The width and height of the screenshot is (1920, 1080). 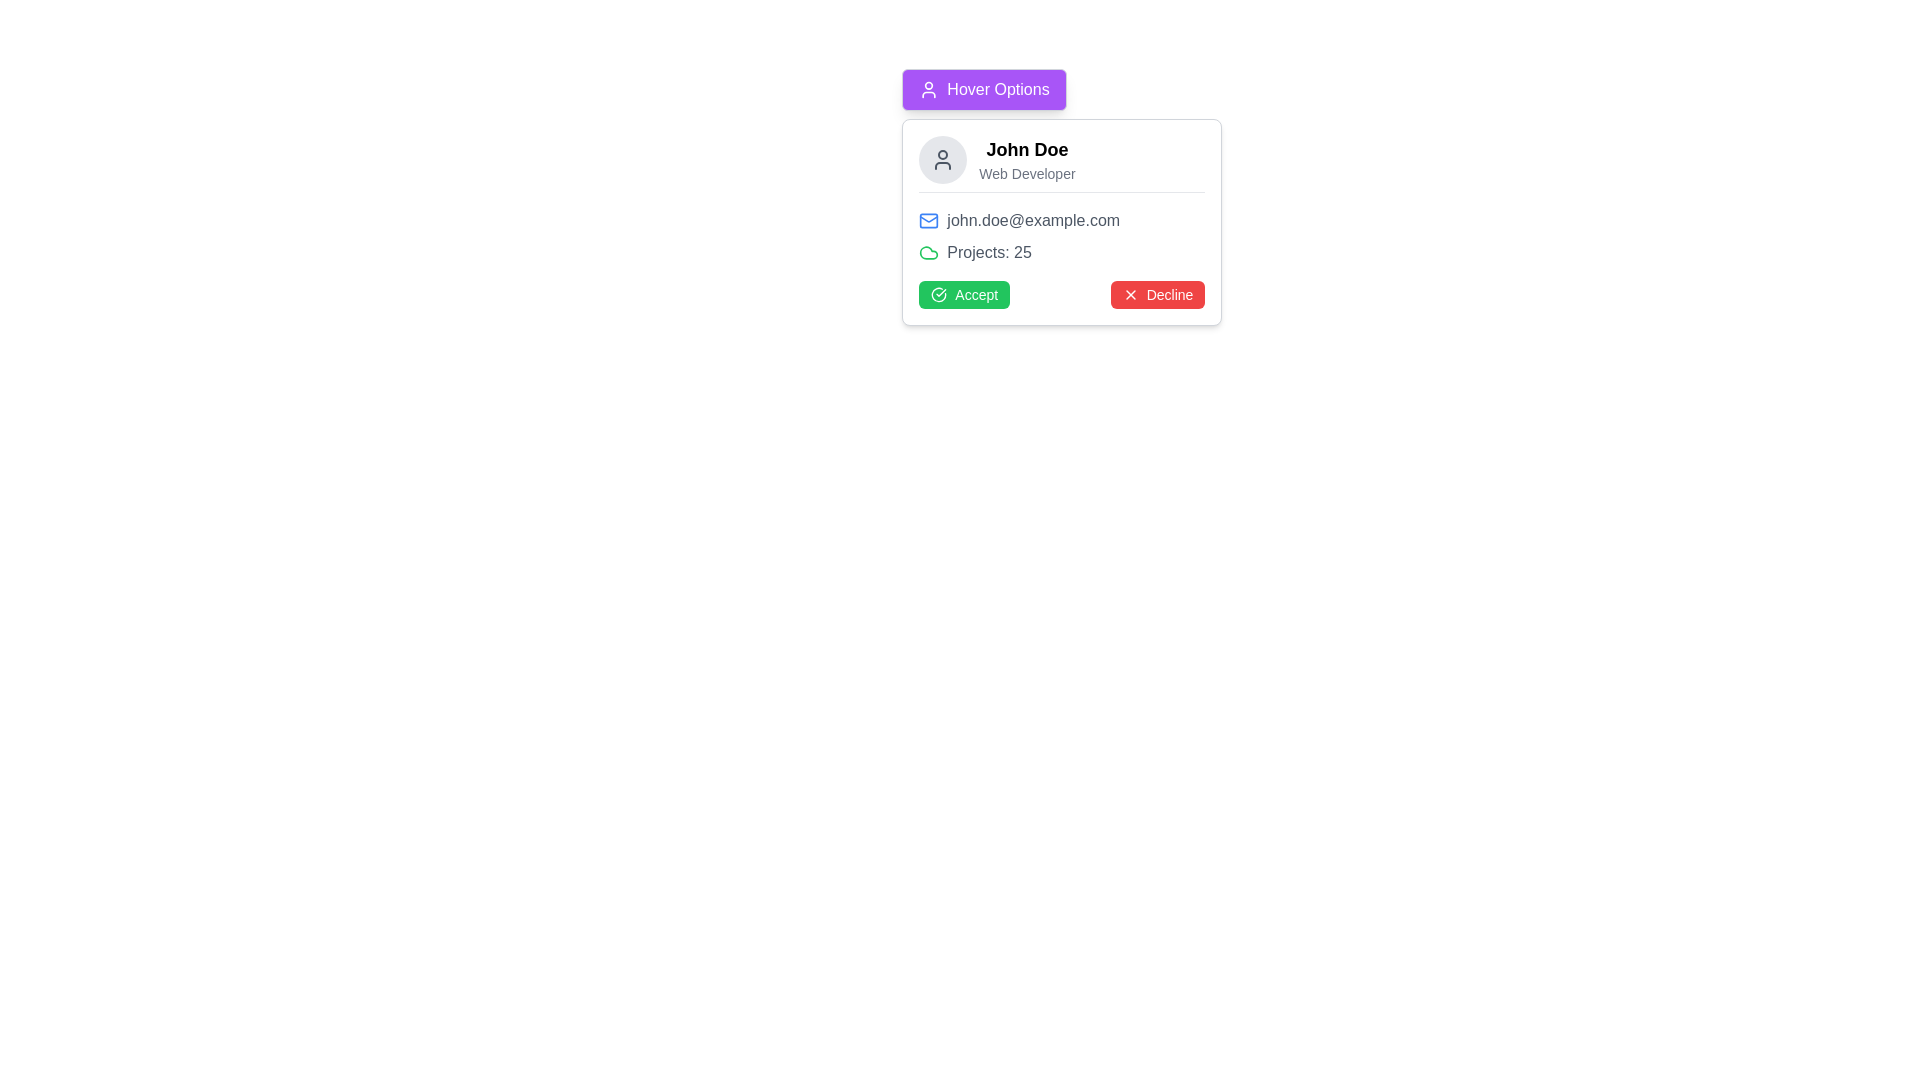 What do you see at coordinates (1157, 294) in the screenshot?
I see `the 'Decline' button located to the right of the 'Accept' button in the bottom-right of the modal dialog` at bounding box center [1157, 294].